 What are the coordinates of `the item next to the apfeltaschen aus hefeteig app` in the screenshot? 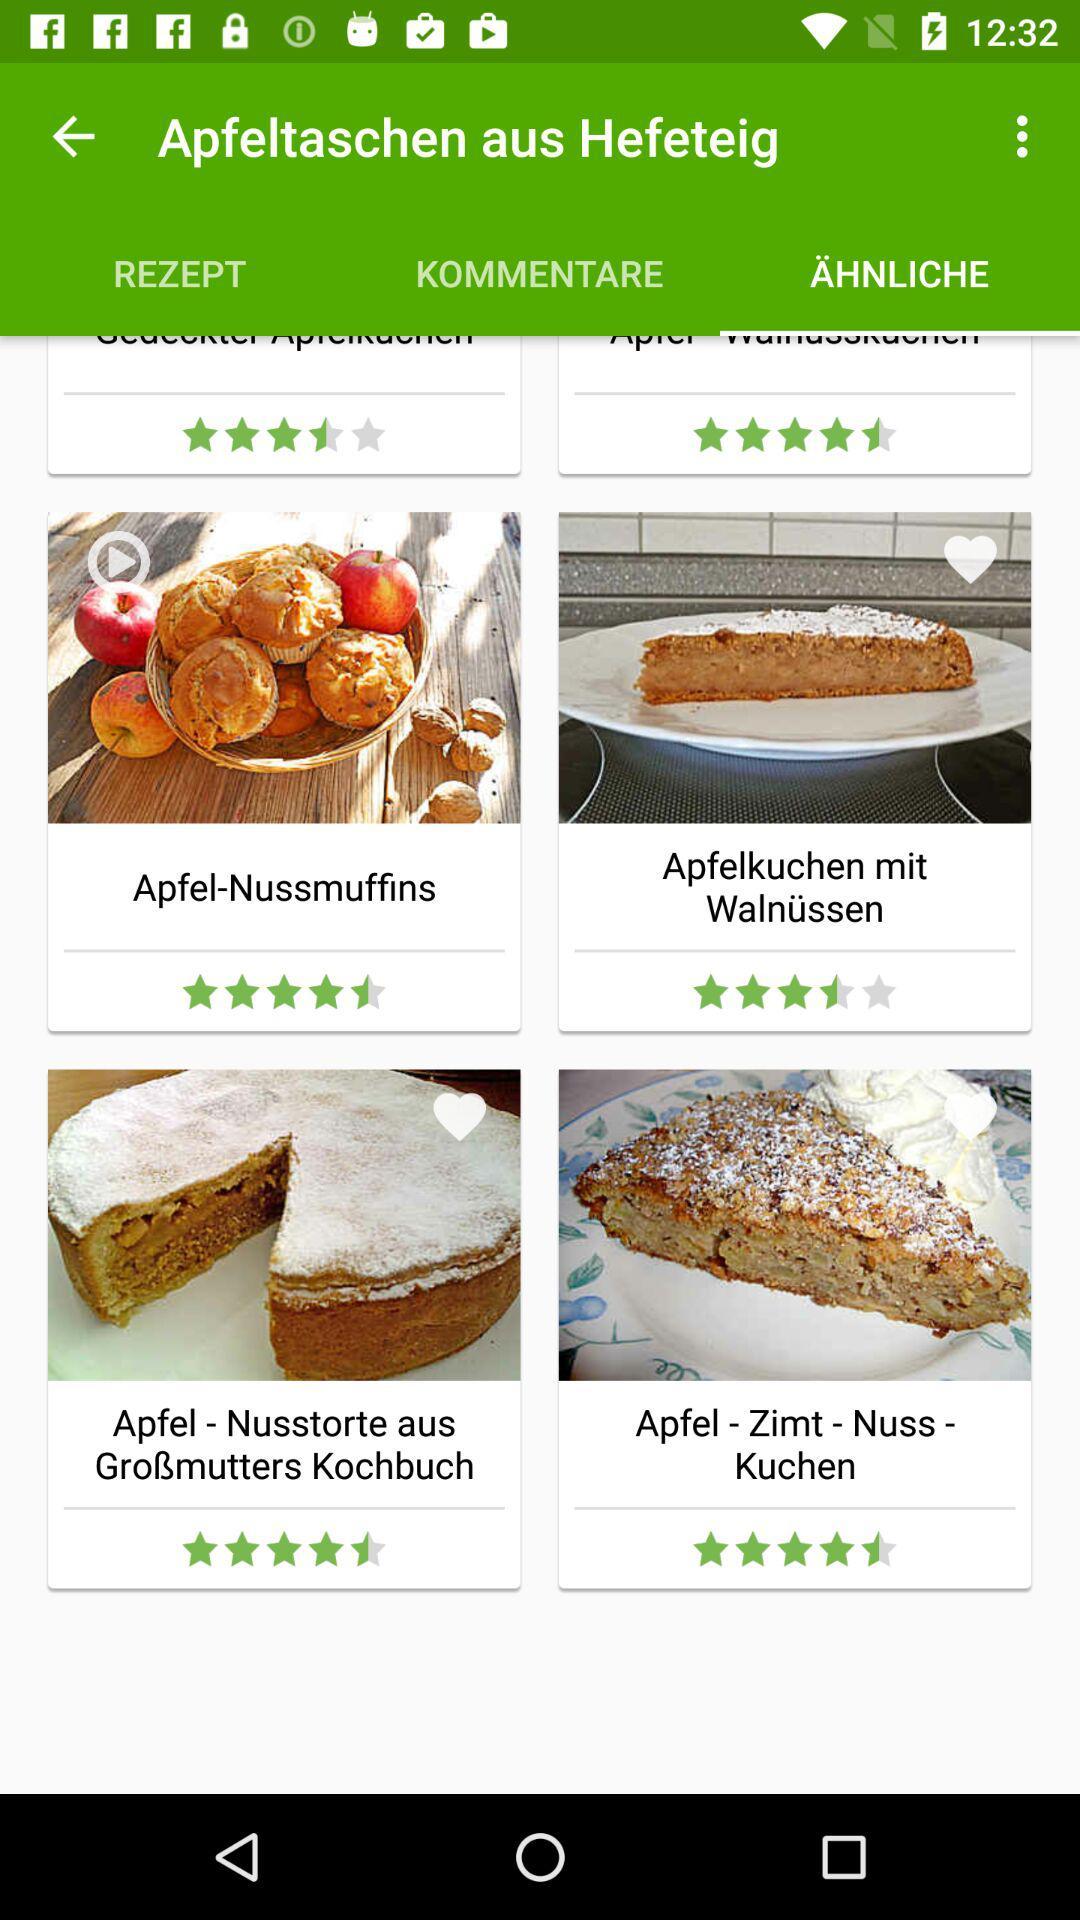 It's located at (72, 135).